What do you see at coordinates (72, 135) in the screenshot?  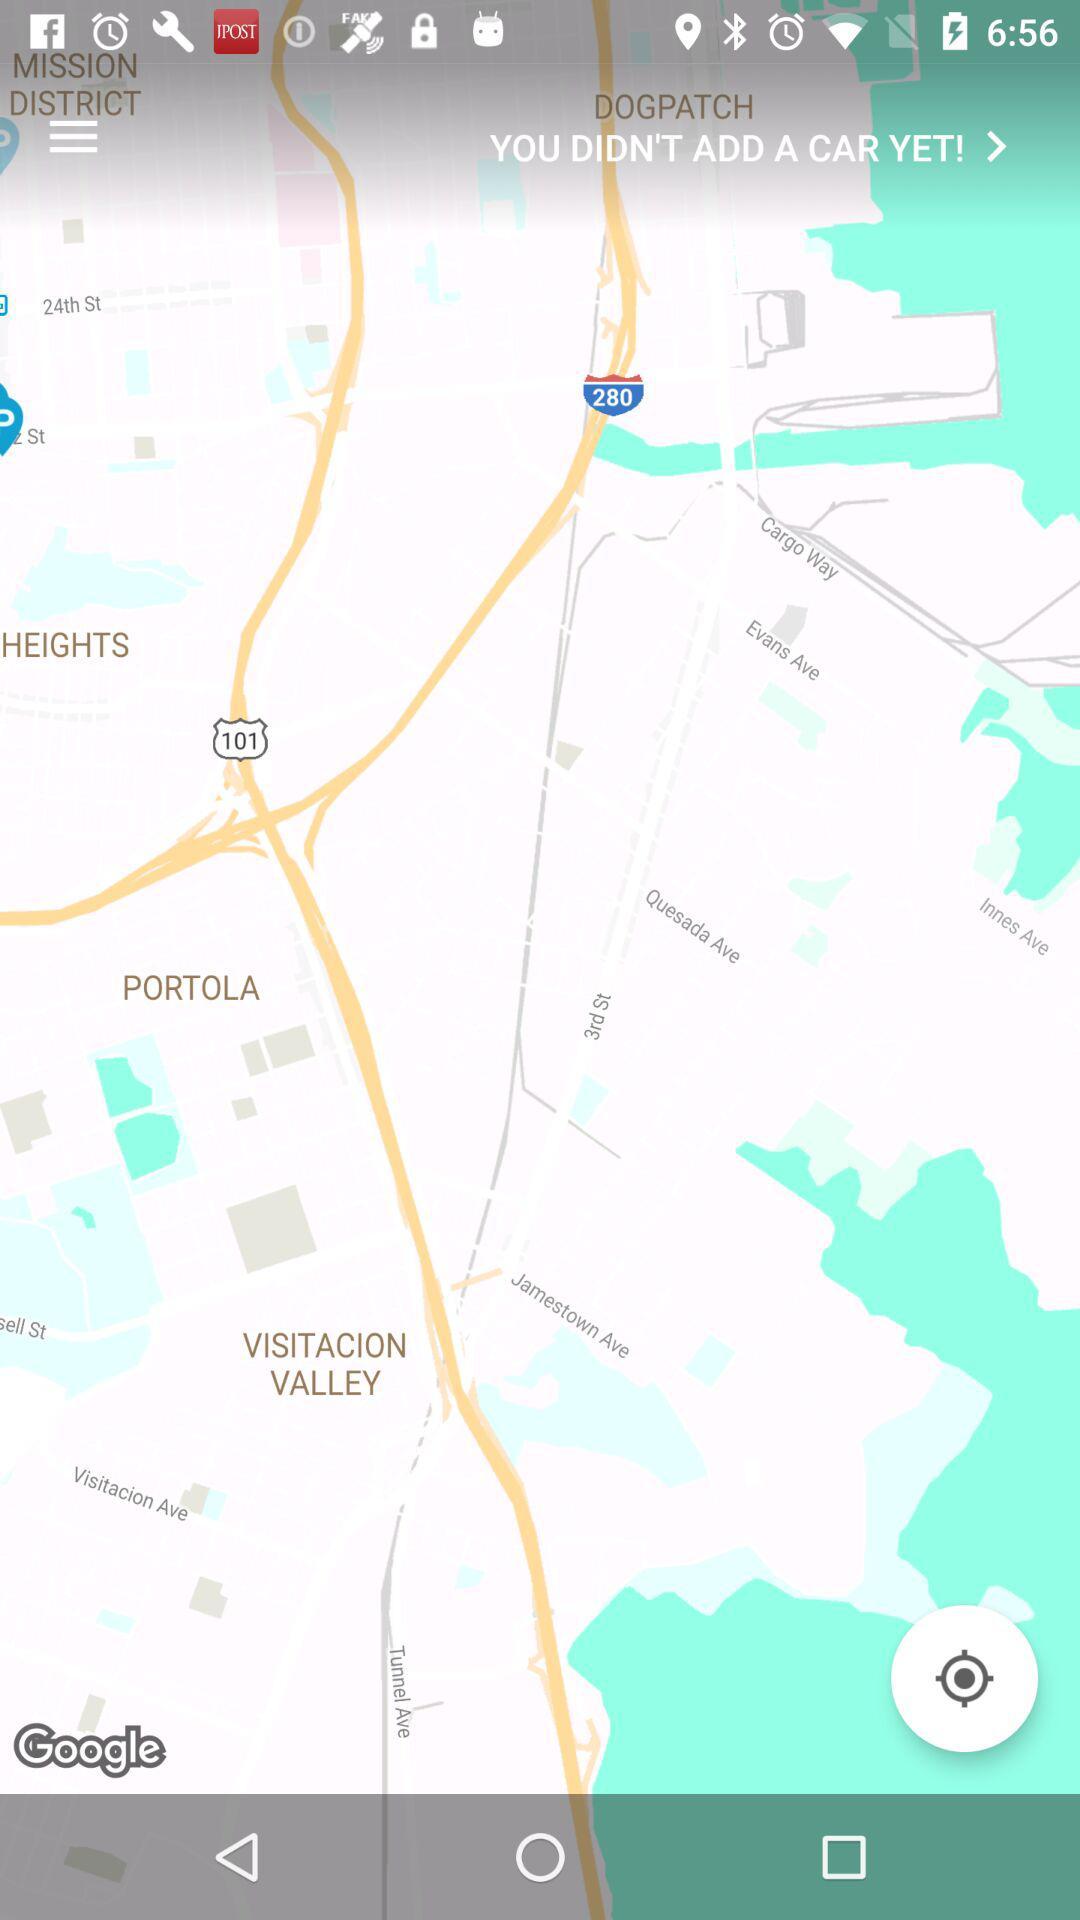 I see `item to the left of the you didn t` at bounding box center [72, 135].